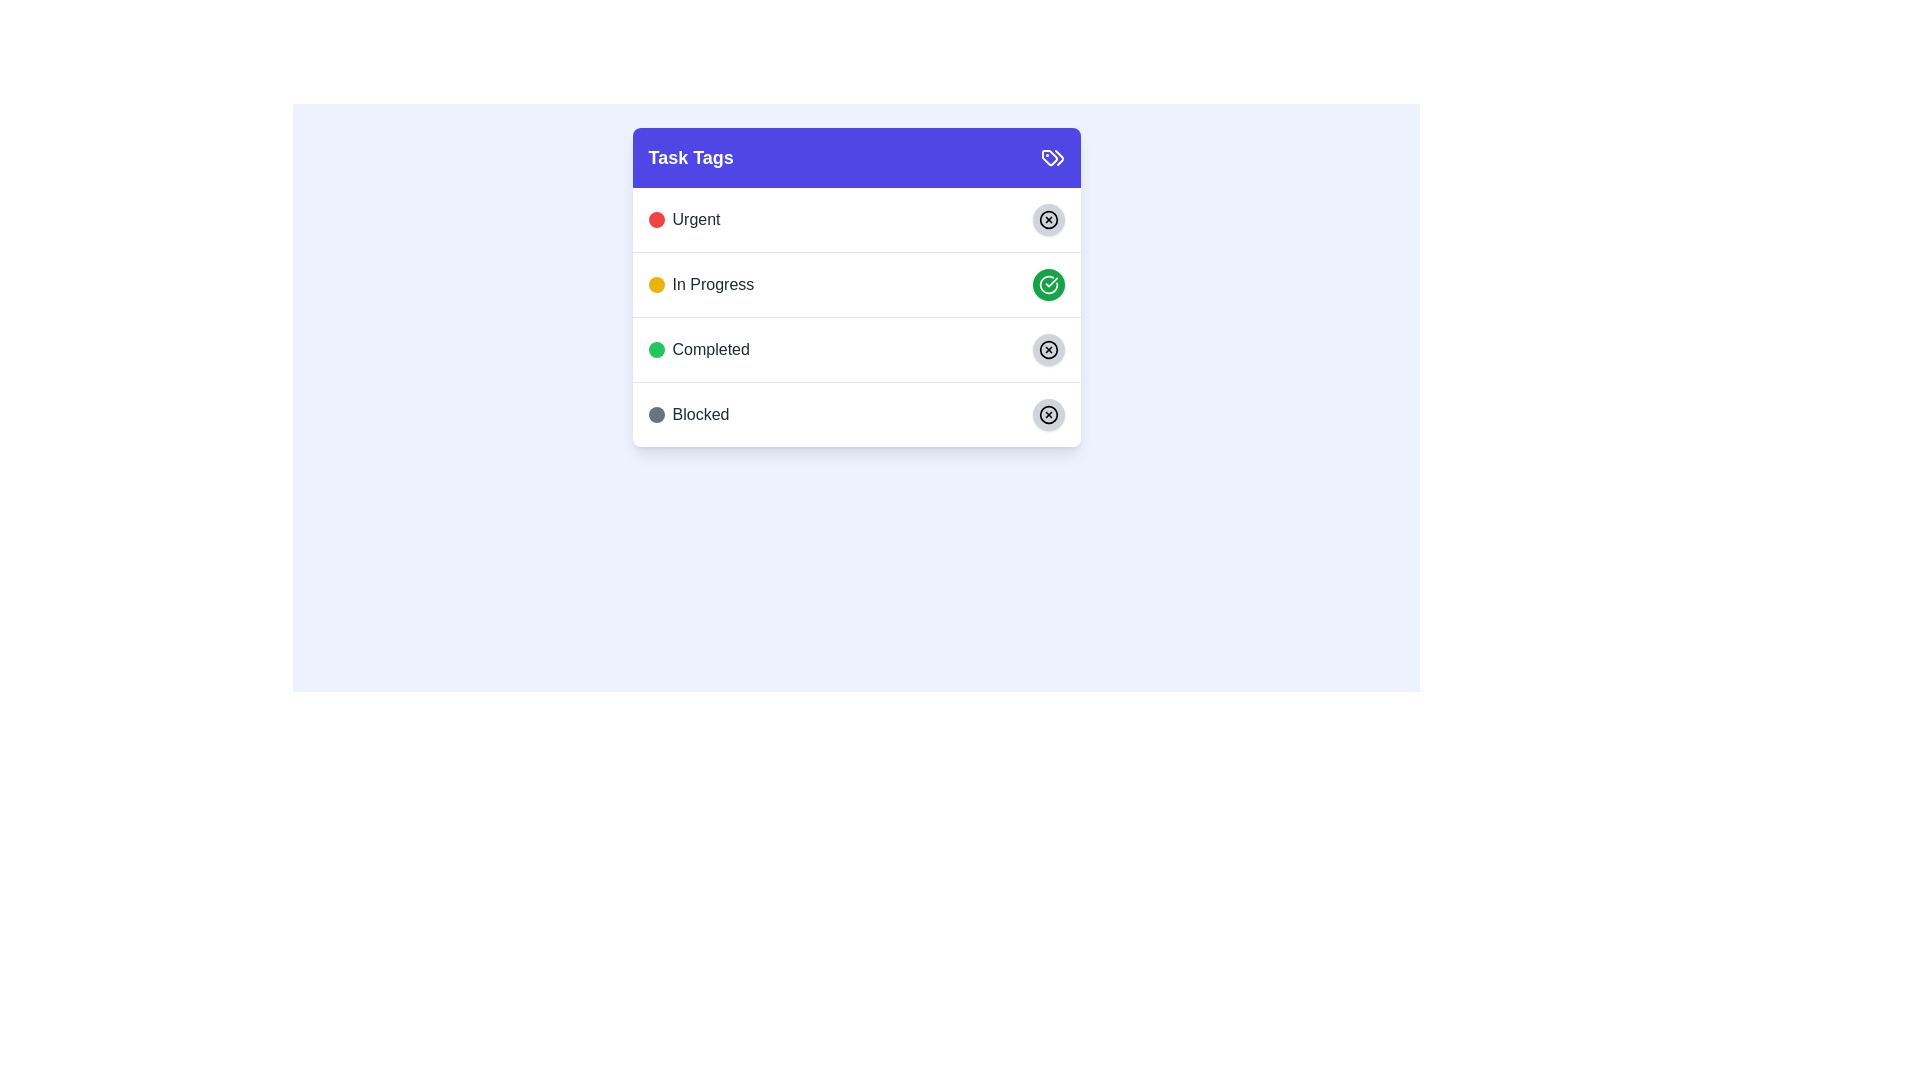  I want to click on the innermost part of the 'X' icon in the 'Urgent' row's right-side icon group, which is a graphical circle indicating a clear or remove function, so click(1047, 219).